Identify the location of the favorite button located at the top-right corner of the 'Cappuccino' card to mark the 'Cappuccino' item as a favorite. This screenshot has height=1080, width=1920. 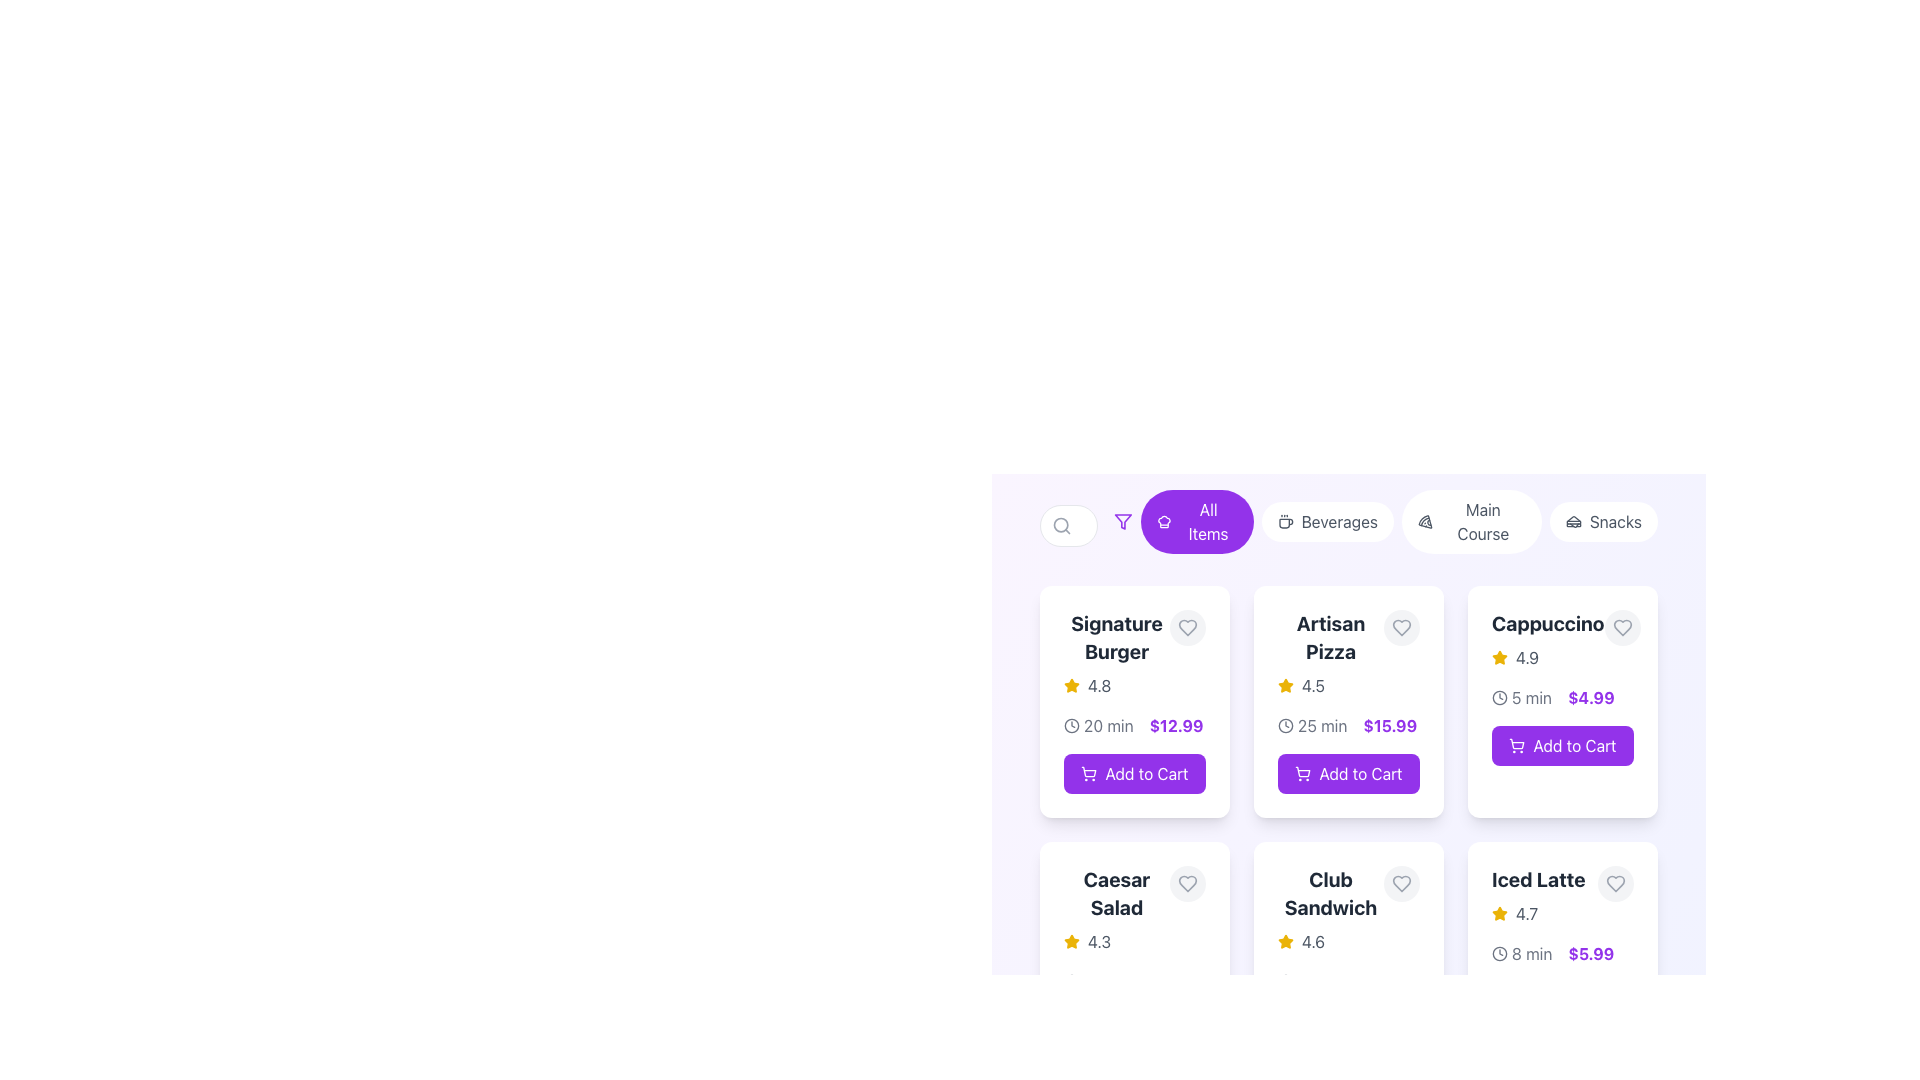
(1622, 627).